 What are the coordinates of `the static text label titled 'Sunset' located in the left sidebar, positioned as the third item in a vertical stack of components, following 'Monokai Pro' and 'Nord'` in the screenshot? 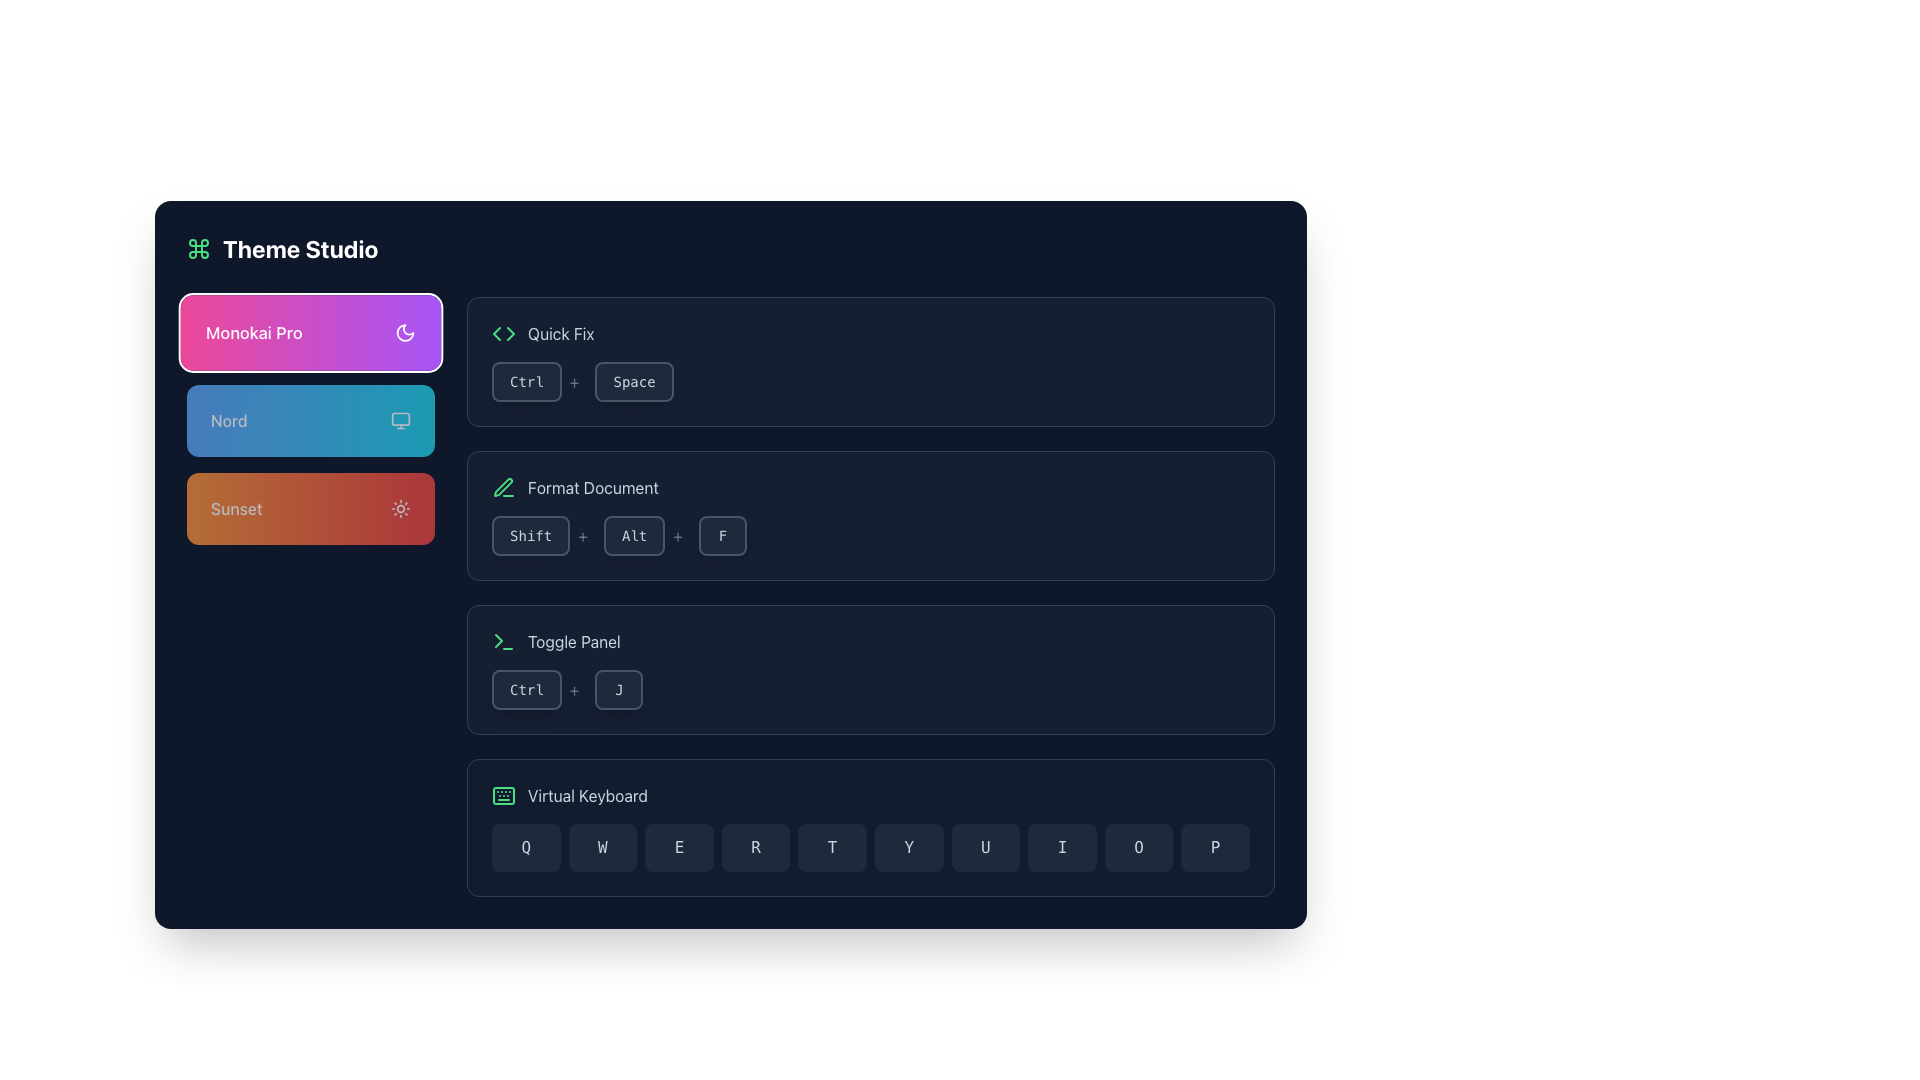 It's located at (236, 508).